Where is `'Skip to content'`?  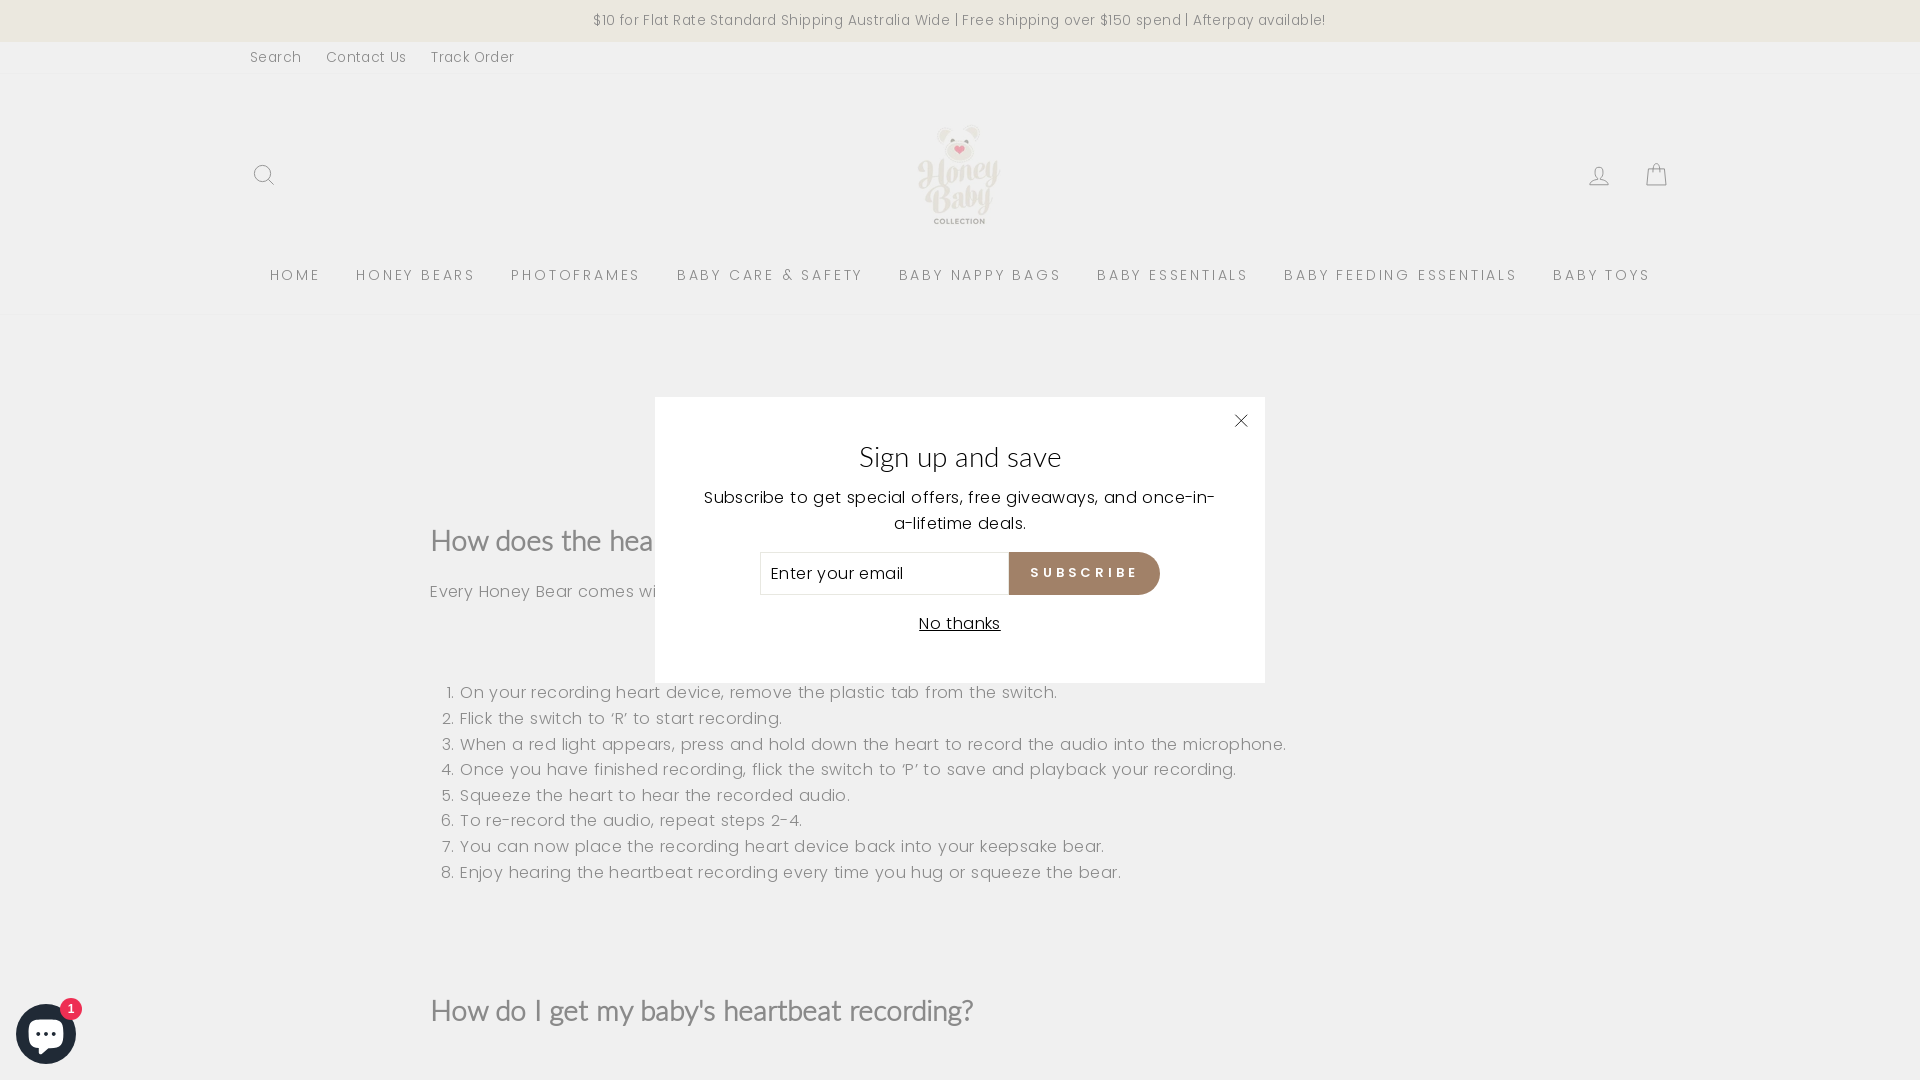
'Skip to content' is located at coordinates (0, 0).